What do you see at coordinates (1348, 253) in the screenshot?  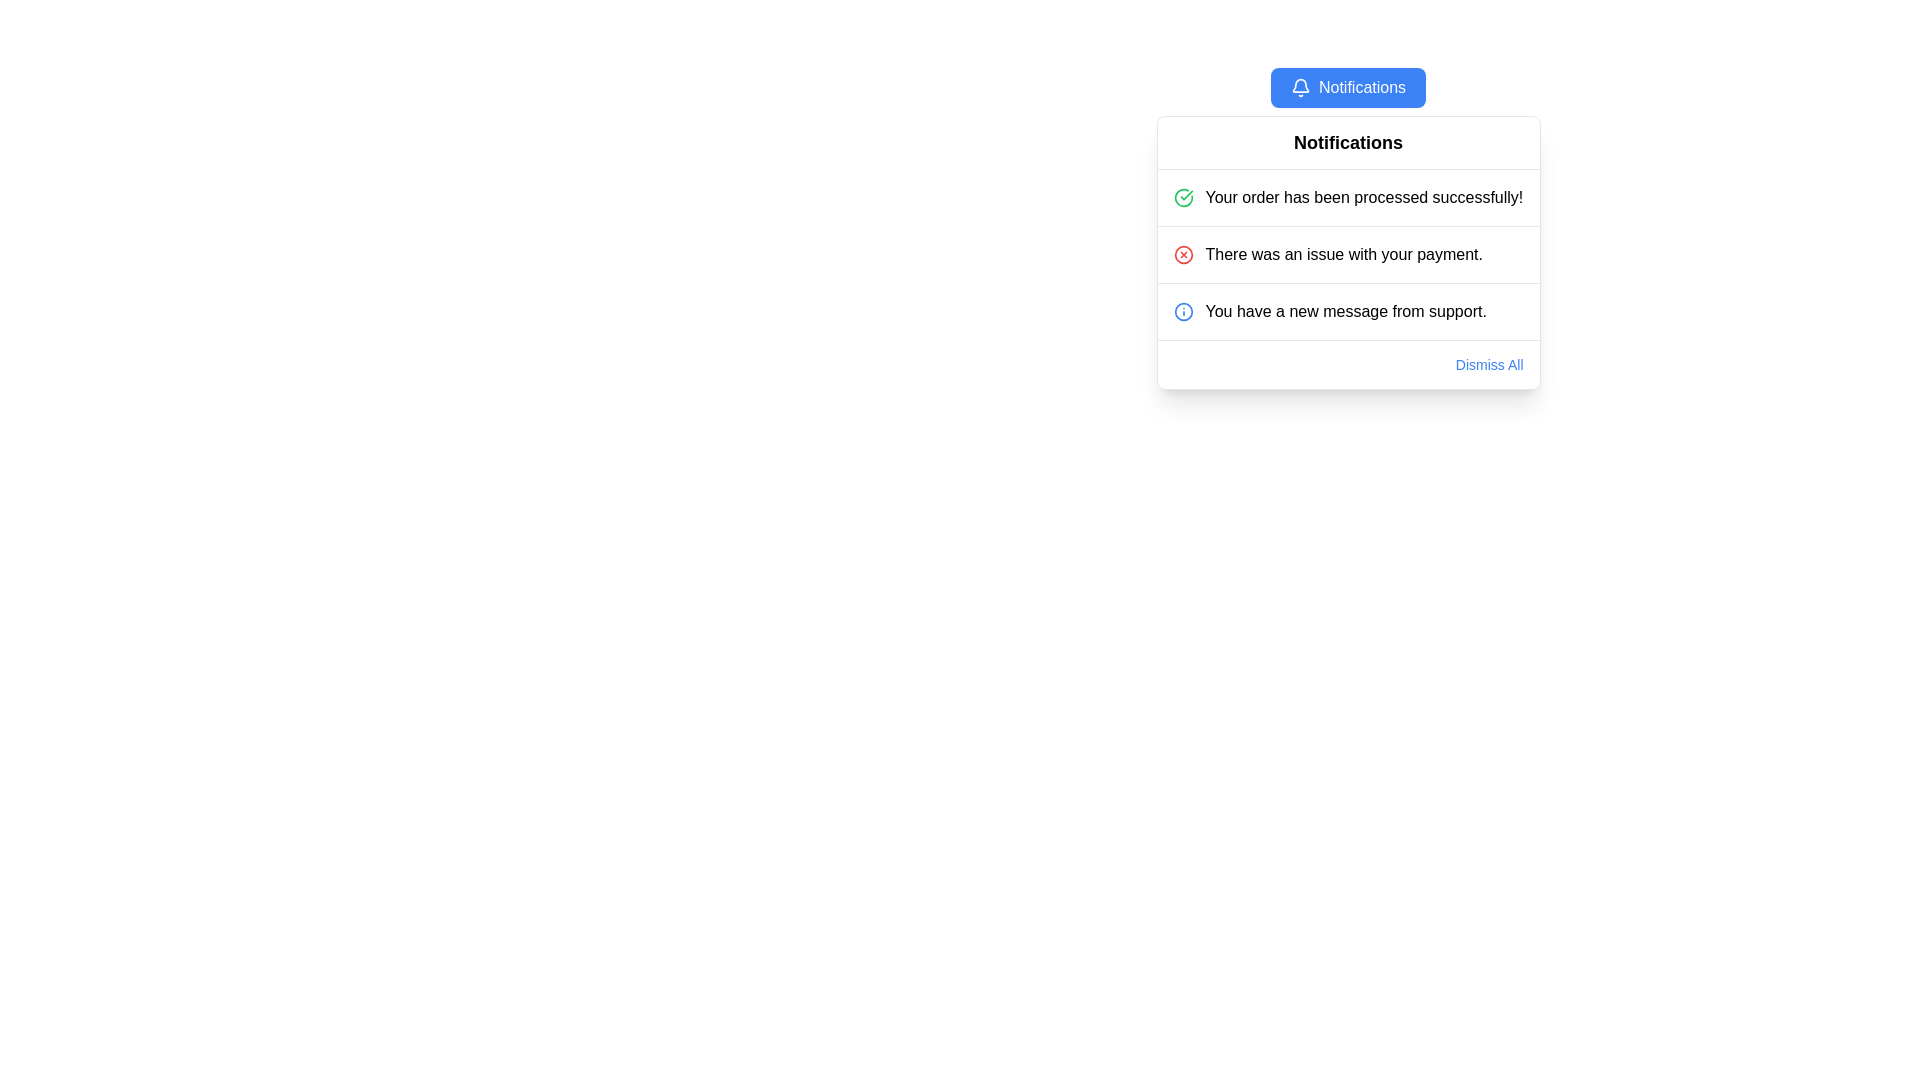 I see `notification with a red circular icon and text stating 'There was an issue with your payment.', which is the second notification in the list` at bounding box center [1348, 253].